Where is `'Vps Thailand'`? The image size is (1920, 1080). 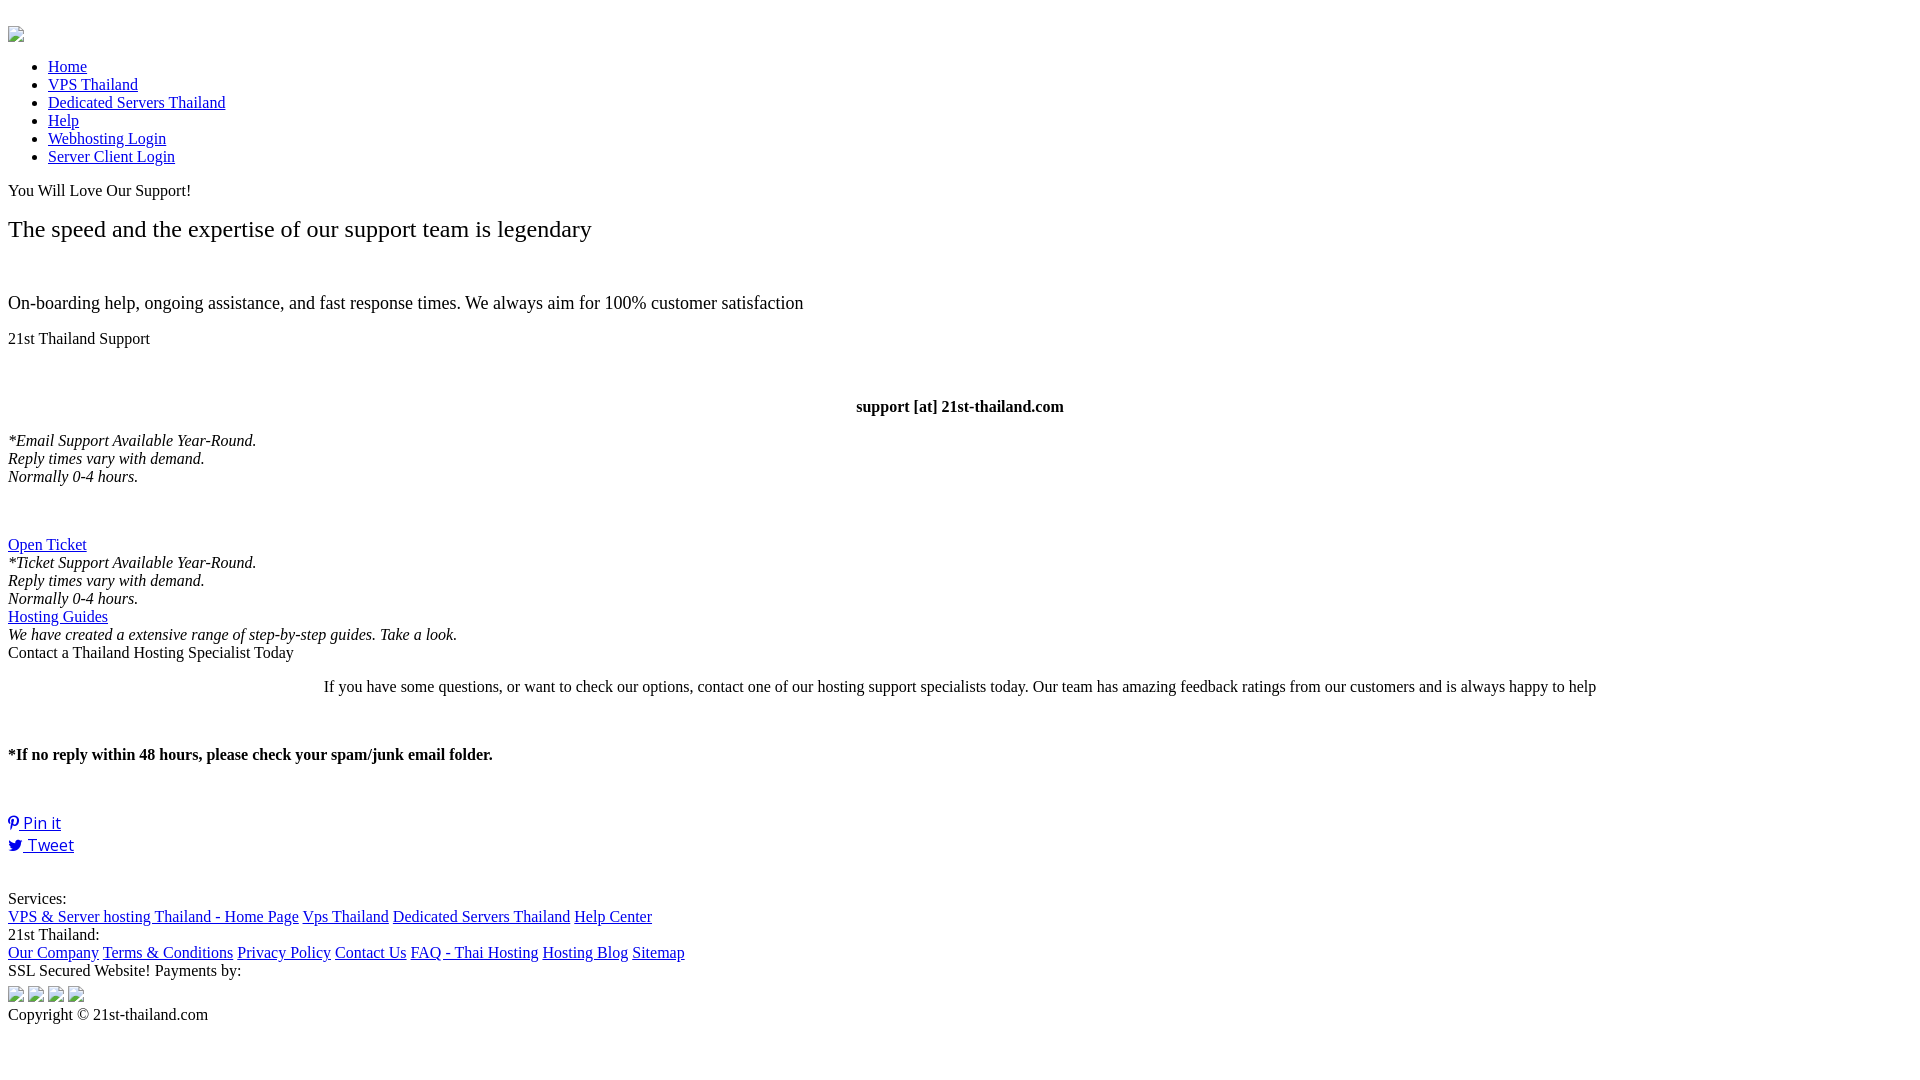
'Vps Thailand' is located at coordinates (345, 916).